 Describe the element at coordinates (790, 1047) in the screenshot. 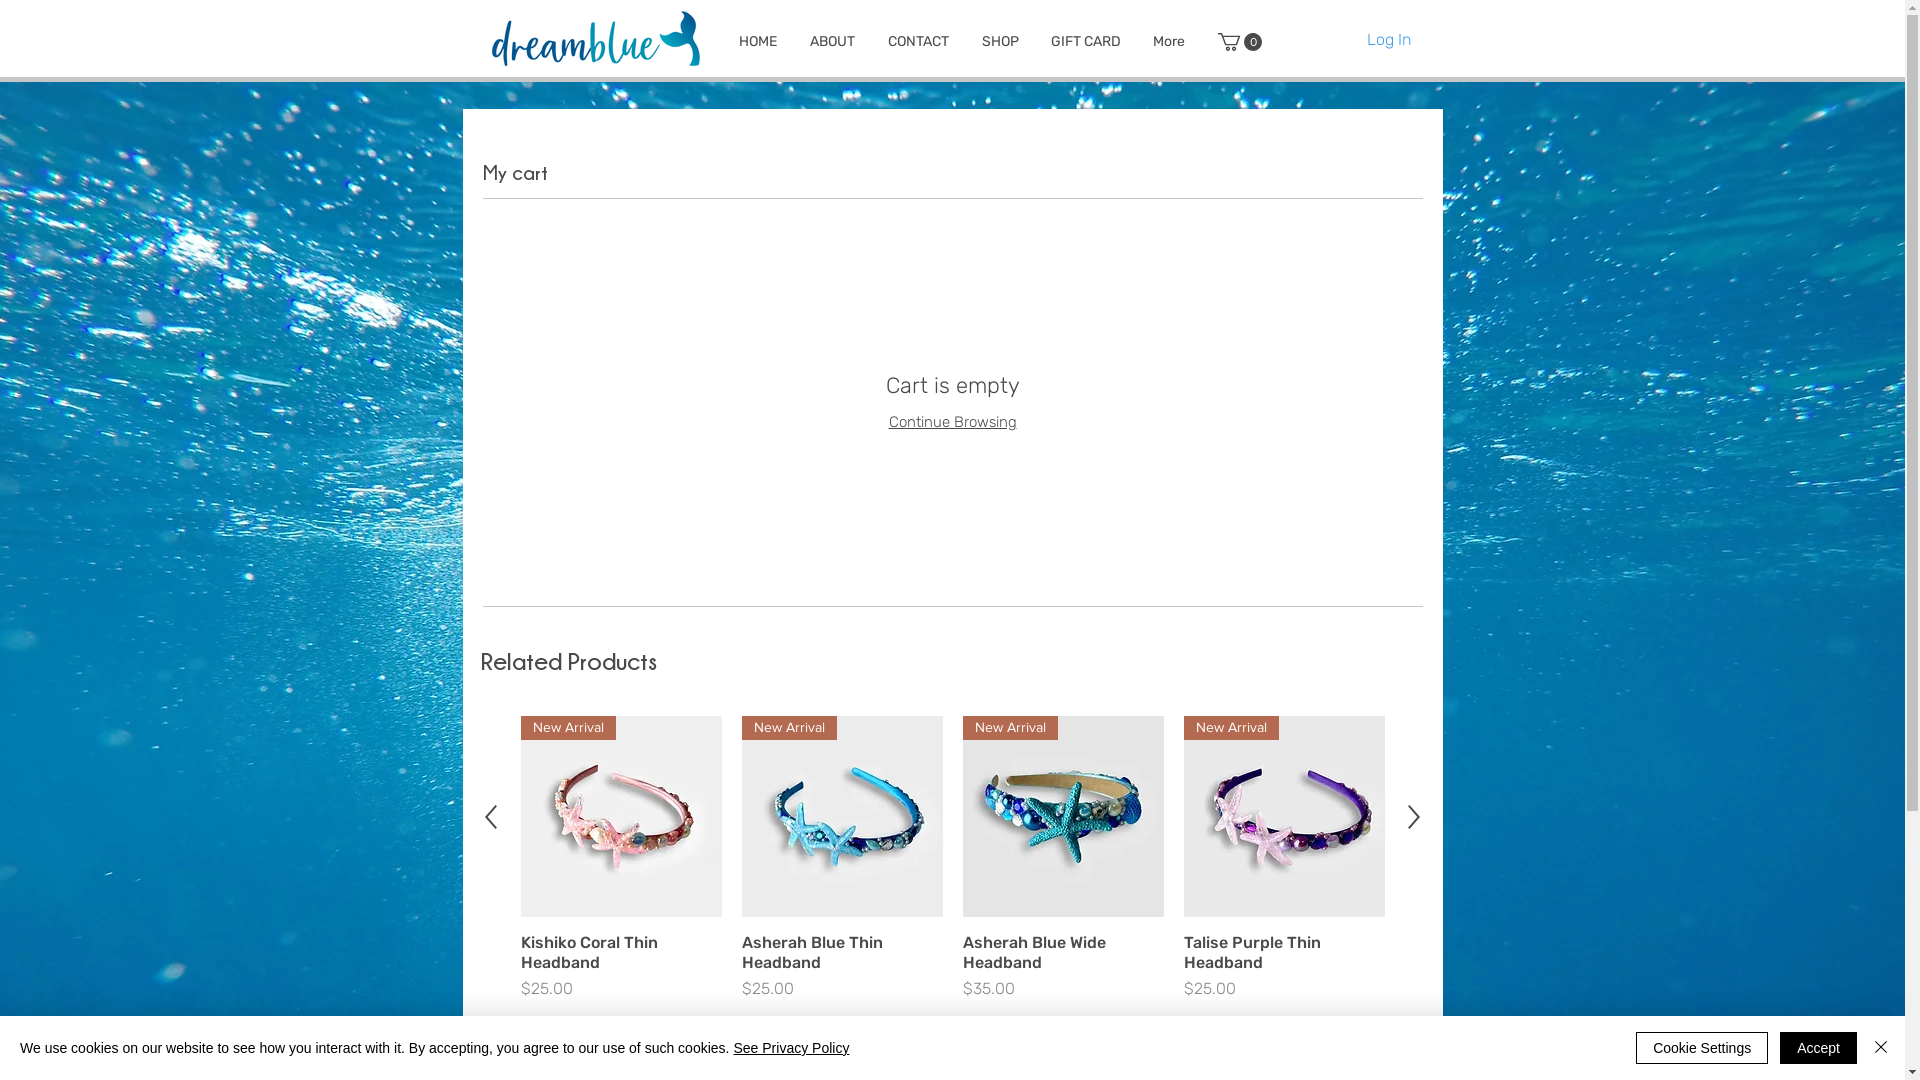

I see `'See Privacy Policy'` at that location.